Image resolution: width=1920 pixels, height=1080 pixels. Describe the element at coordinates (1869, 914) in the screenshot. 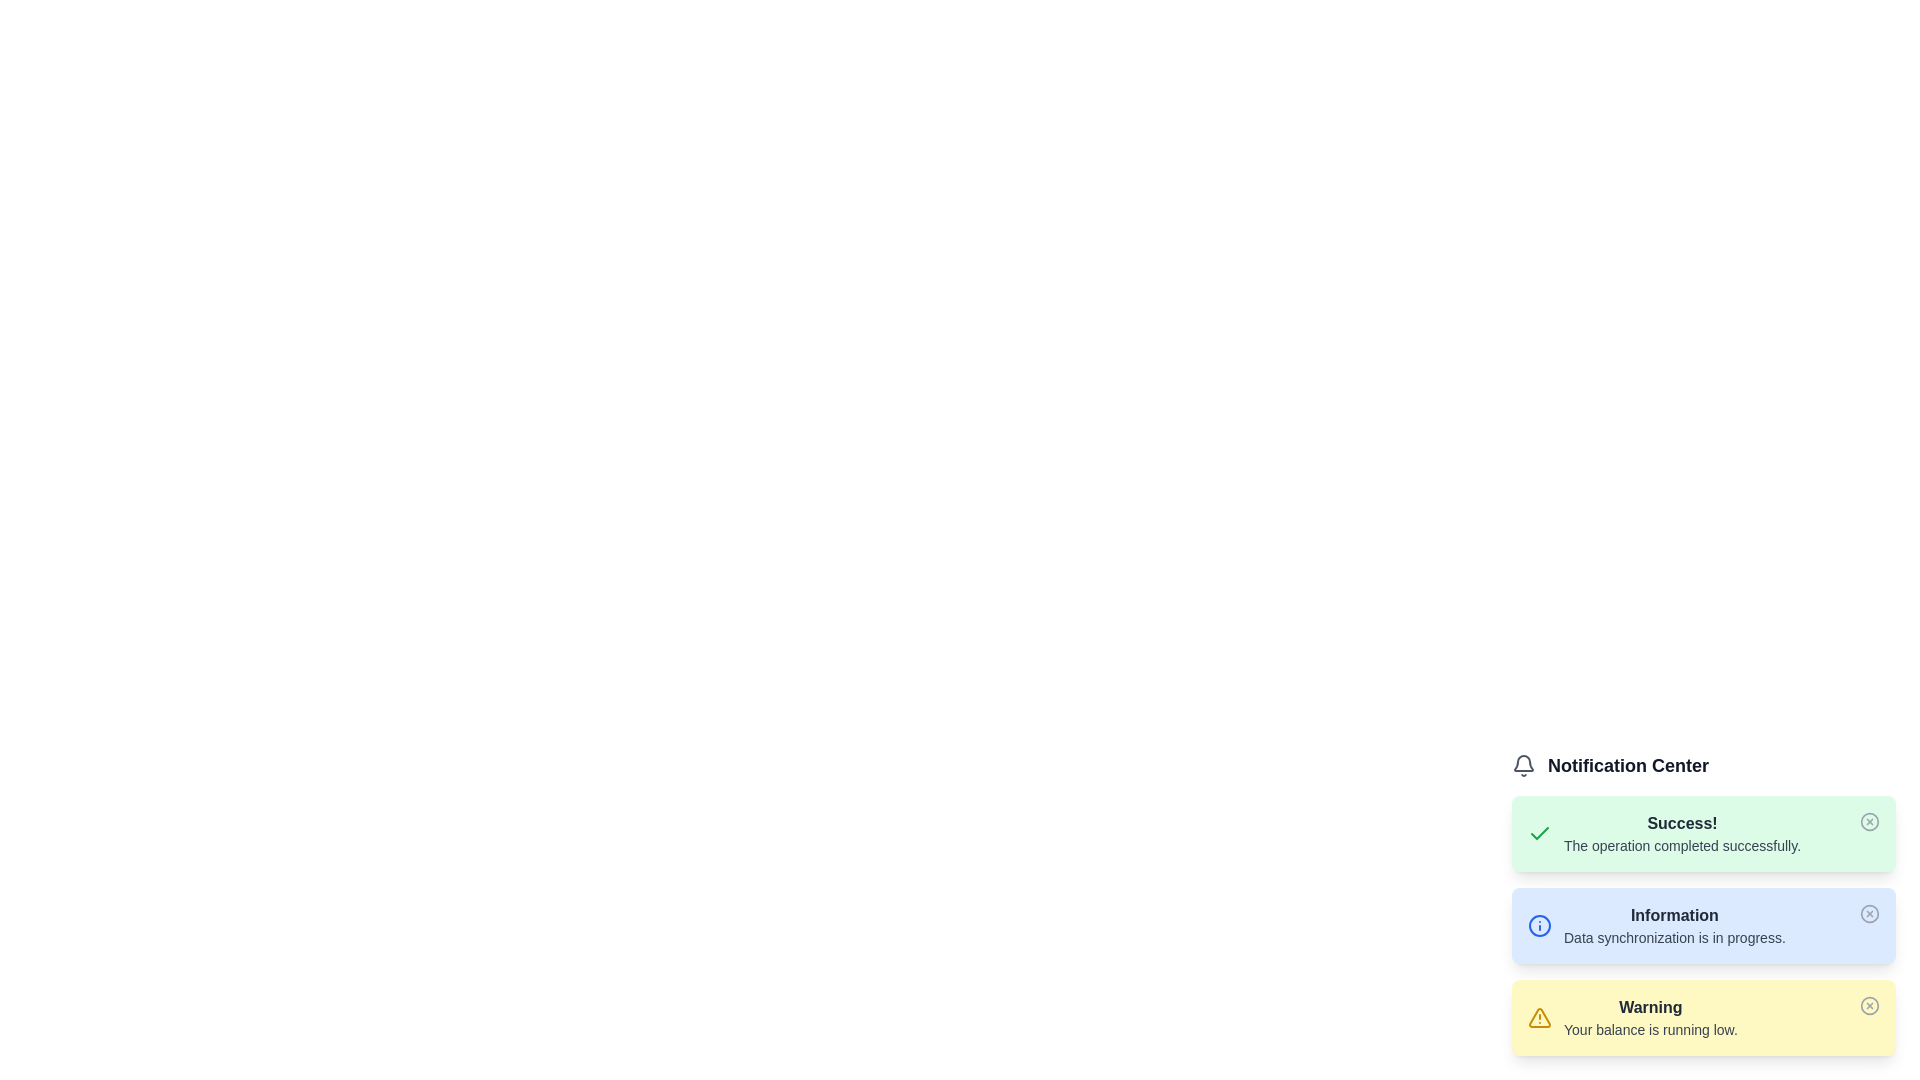

I see `the circular graphical icon located at the center of the blue notification block labeled 'Information.'` at that location.